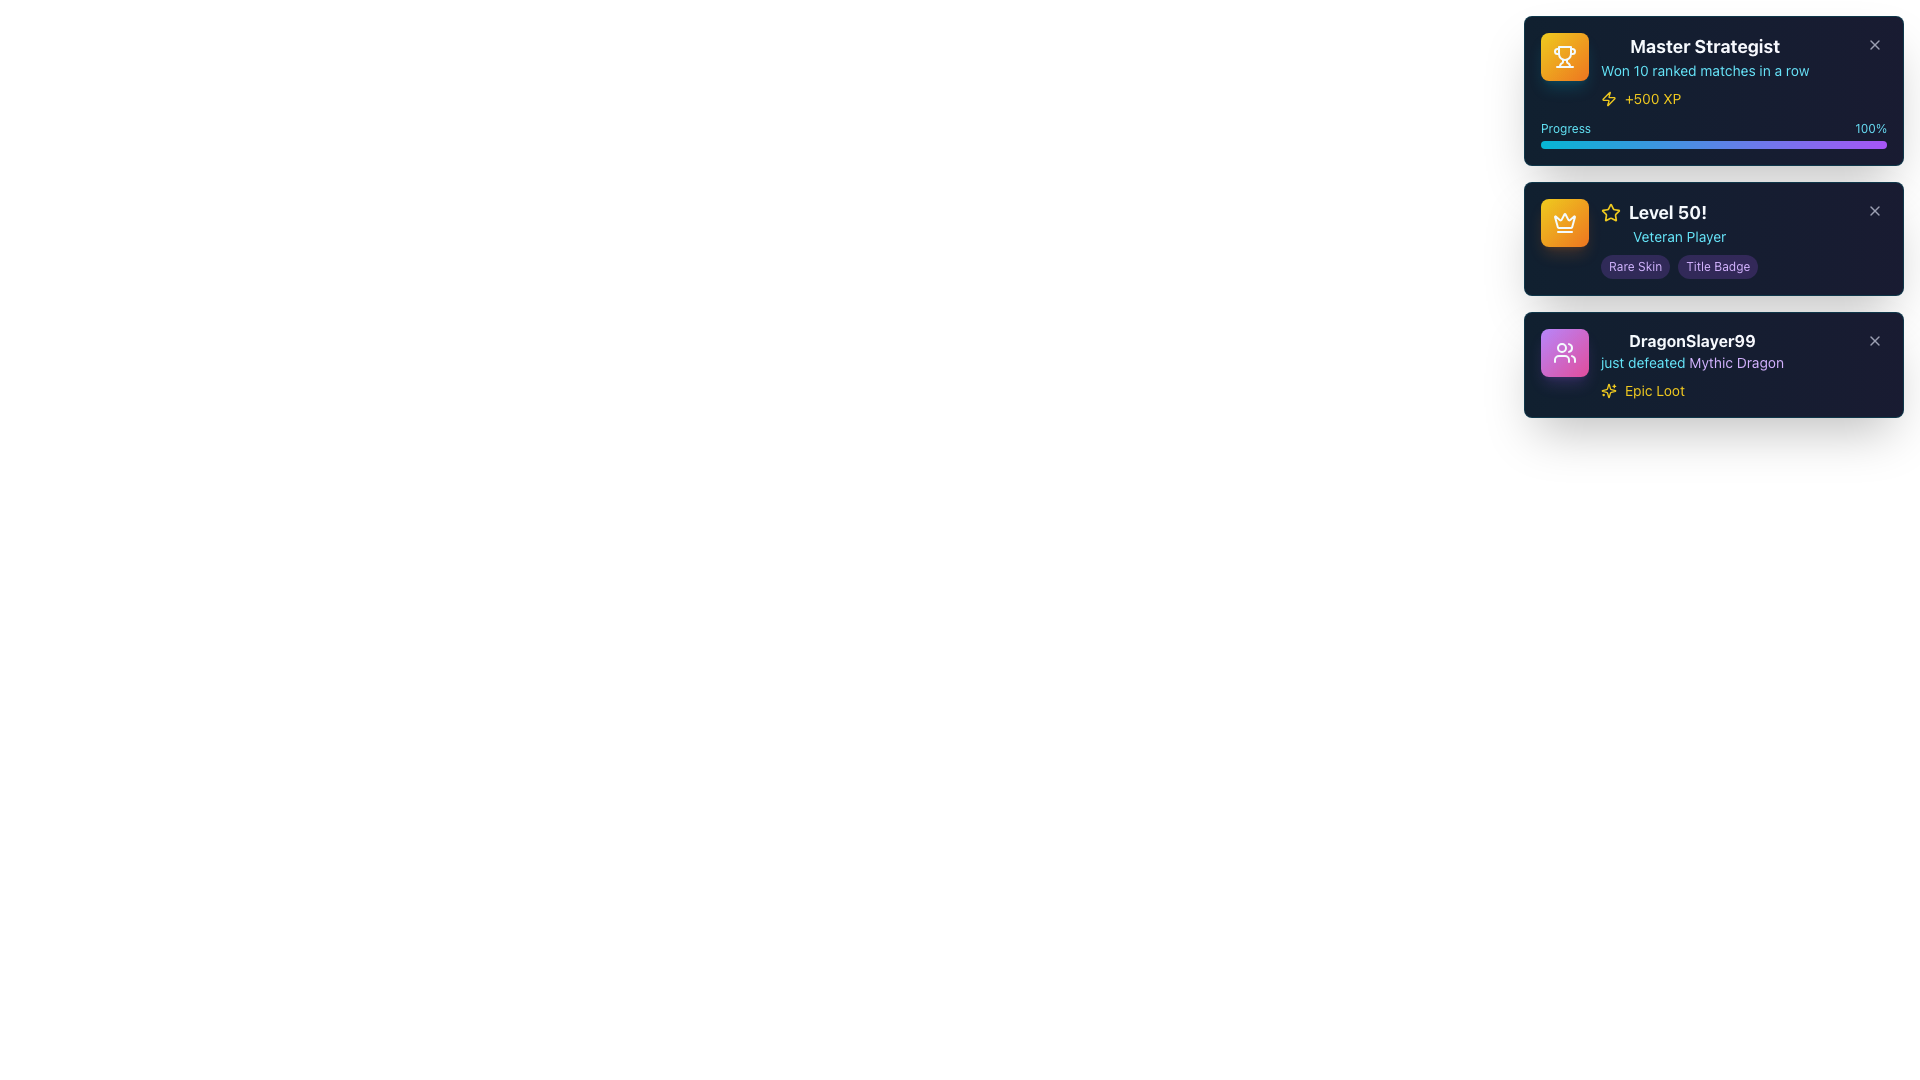  Describe the element at coordinates (1712, 365) in the screenshot. I see `the Achievement notification card, which is the third element in a vertical list, to interact with it` at that location.